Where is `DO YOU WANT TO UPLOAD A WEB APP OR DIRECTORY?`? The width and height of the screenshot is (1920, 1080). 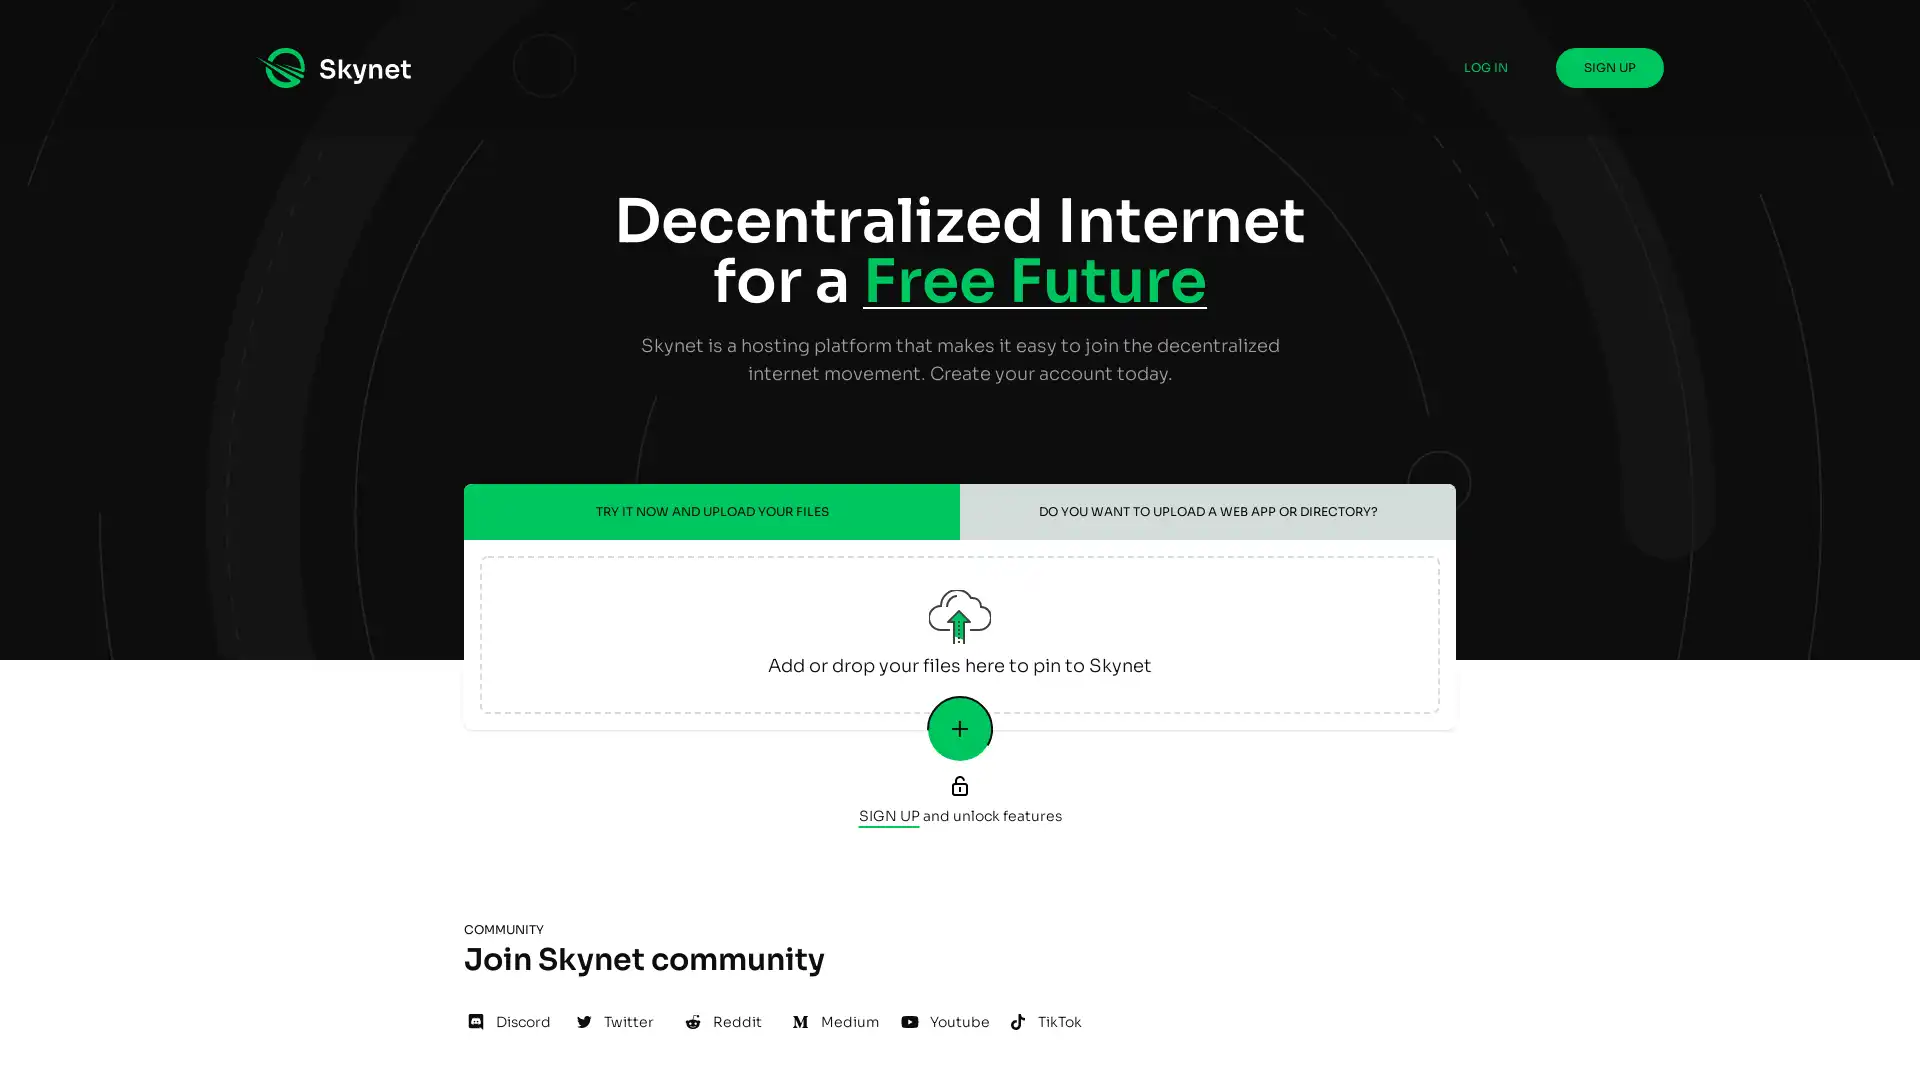 DO YOU WANT TO UPLOAD A WEB APP OR DIRECTORY? is located at coordinates (1207, 511).